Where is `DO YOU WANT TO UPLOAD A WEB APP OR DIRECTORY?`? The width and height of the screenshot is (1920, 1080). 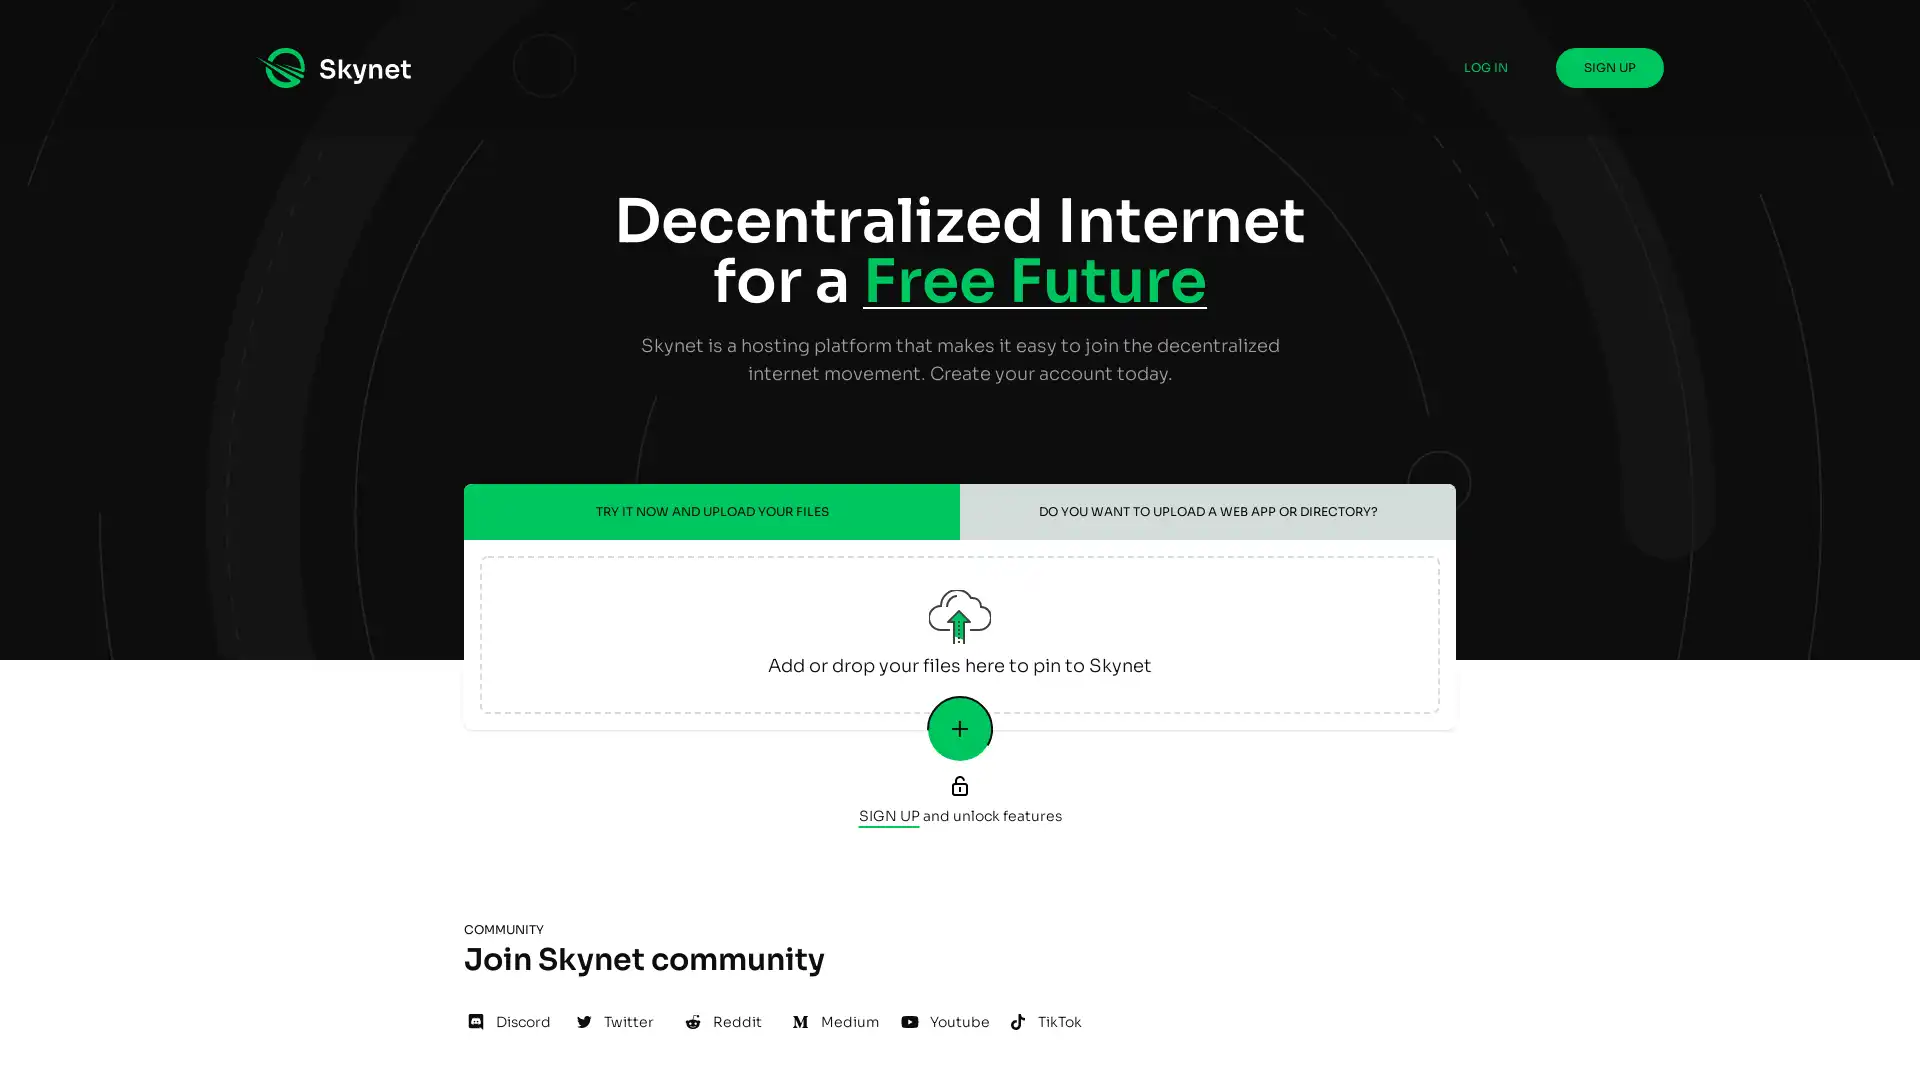 DO YOU WANT TO UPLOAD A WEB APP OR DIRECTORY? is located at coordinates (1207, 511).